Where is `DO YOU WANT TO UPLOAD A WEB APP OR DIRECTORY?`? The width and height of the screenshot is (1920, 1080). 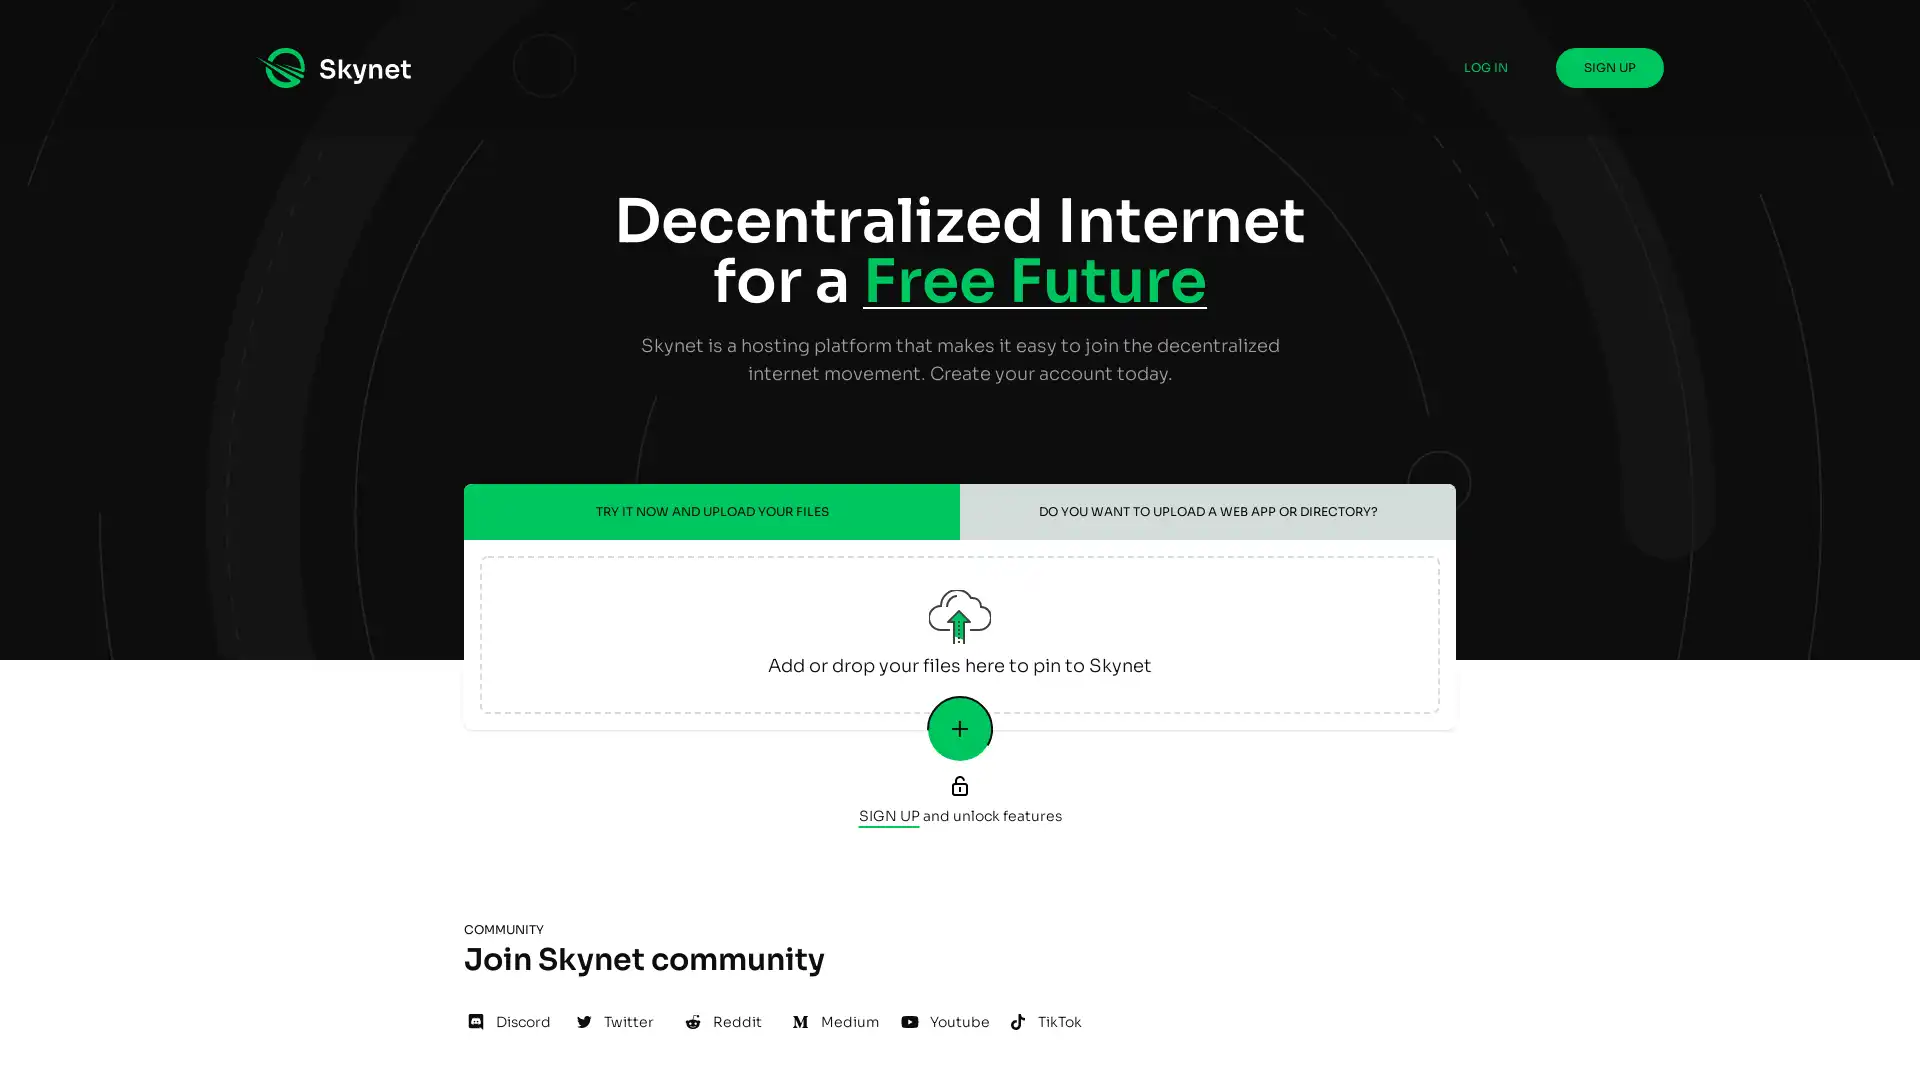 DO YOU WANT TO UPLOAD A WEB APP OR DIRECTORY? is located at coordinates (1207, 511).